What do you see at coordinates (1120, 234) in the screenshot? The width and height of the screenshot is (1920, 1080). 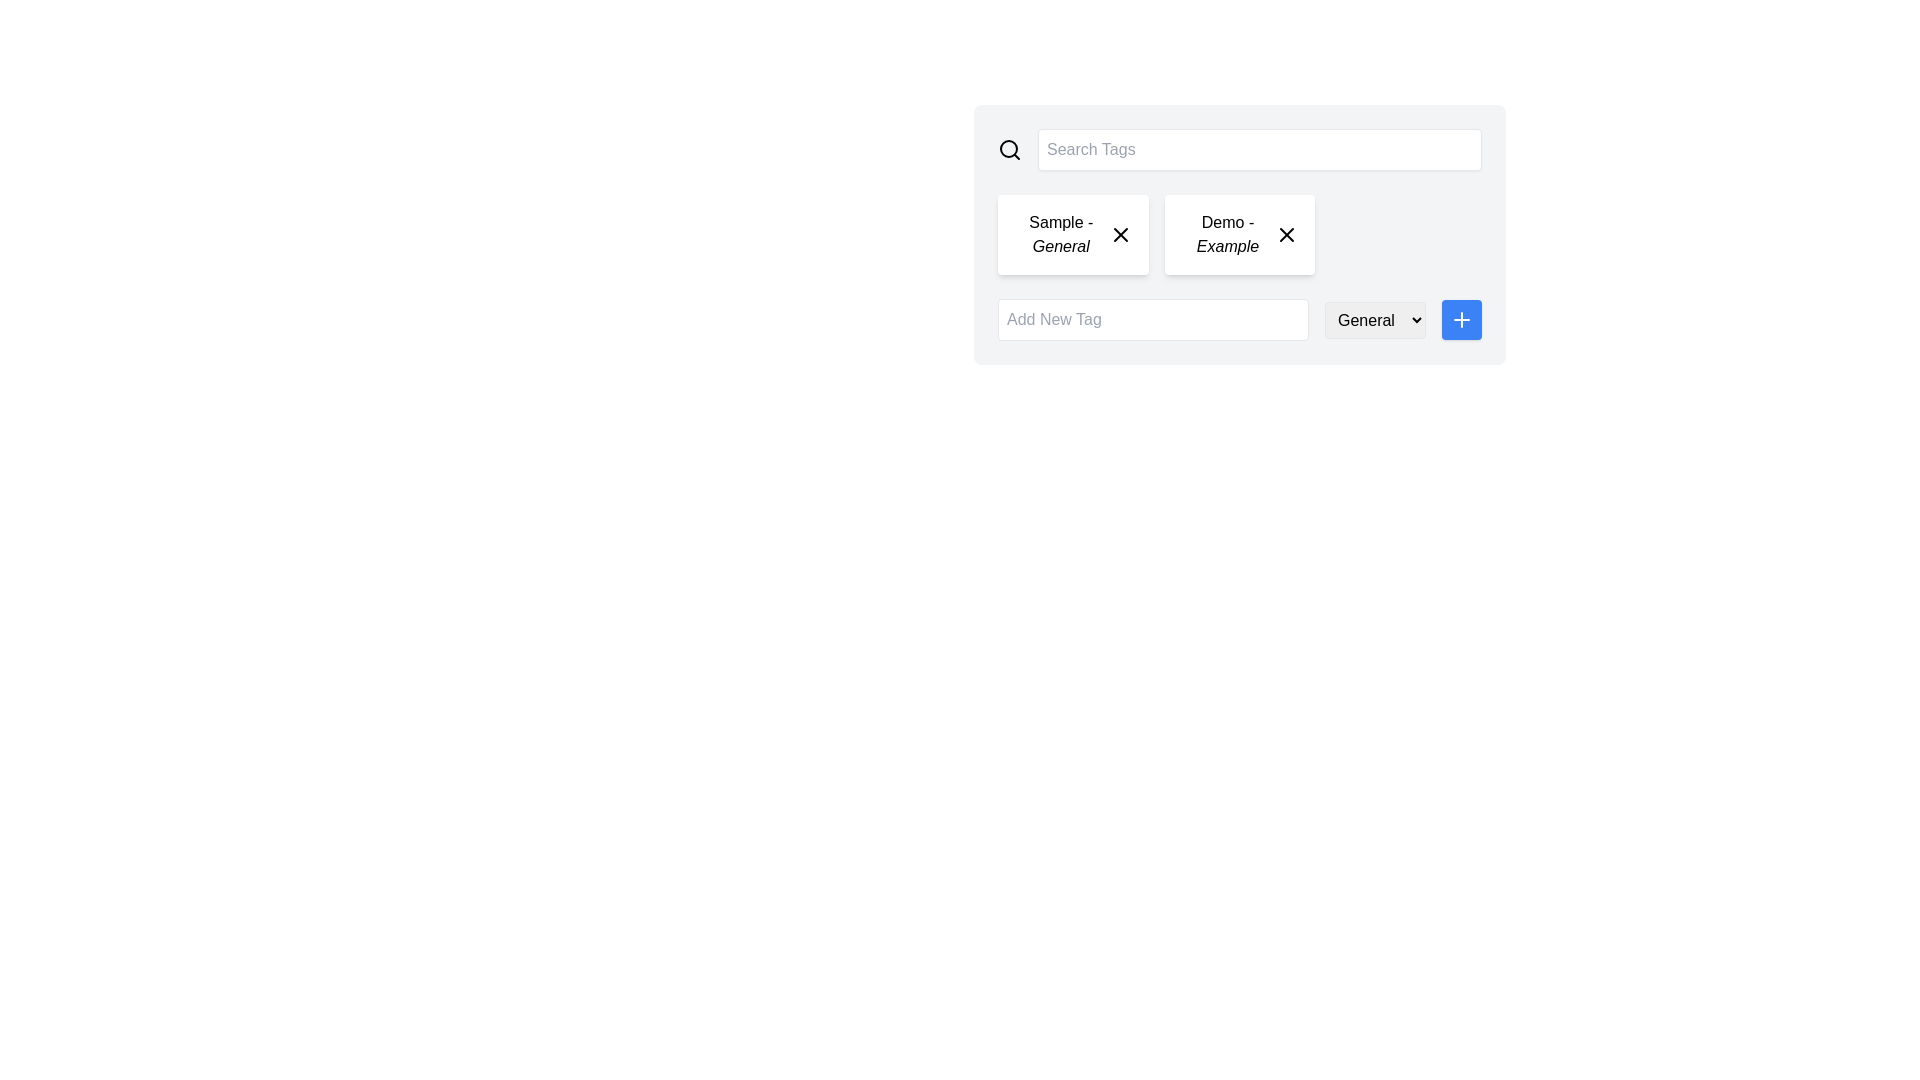 I see `the close button located in the top-right corner of the 'Sample - General' card` at bounding box center [1120, 234].